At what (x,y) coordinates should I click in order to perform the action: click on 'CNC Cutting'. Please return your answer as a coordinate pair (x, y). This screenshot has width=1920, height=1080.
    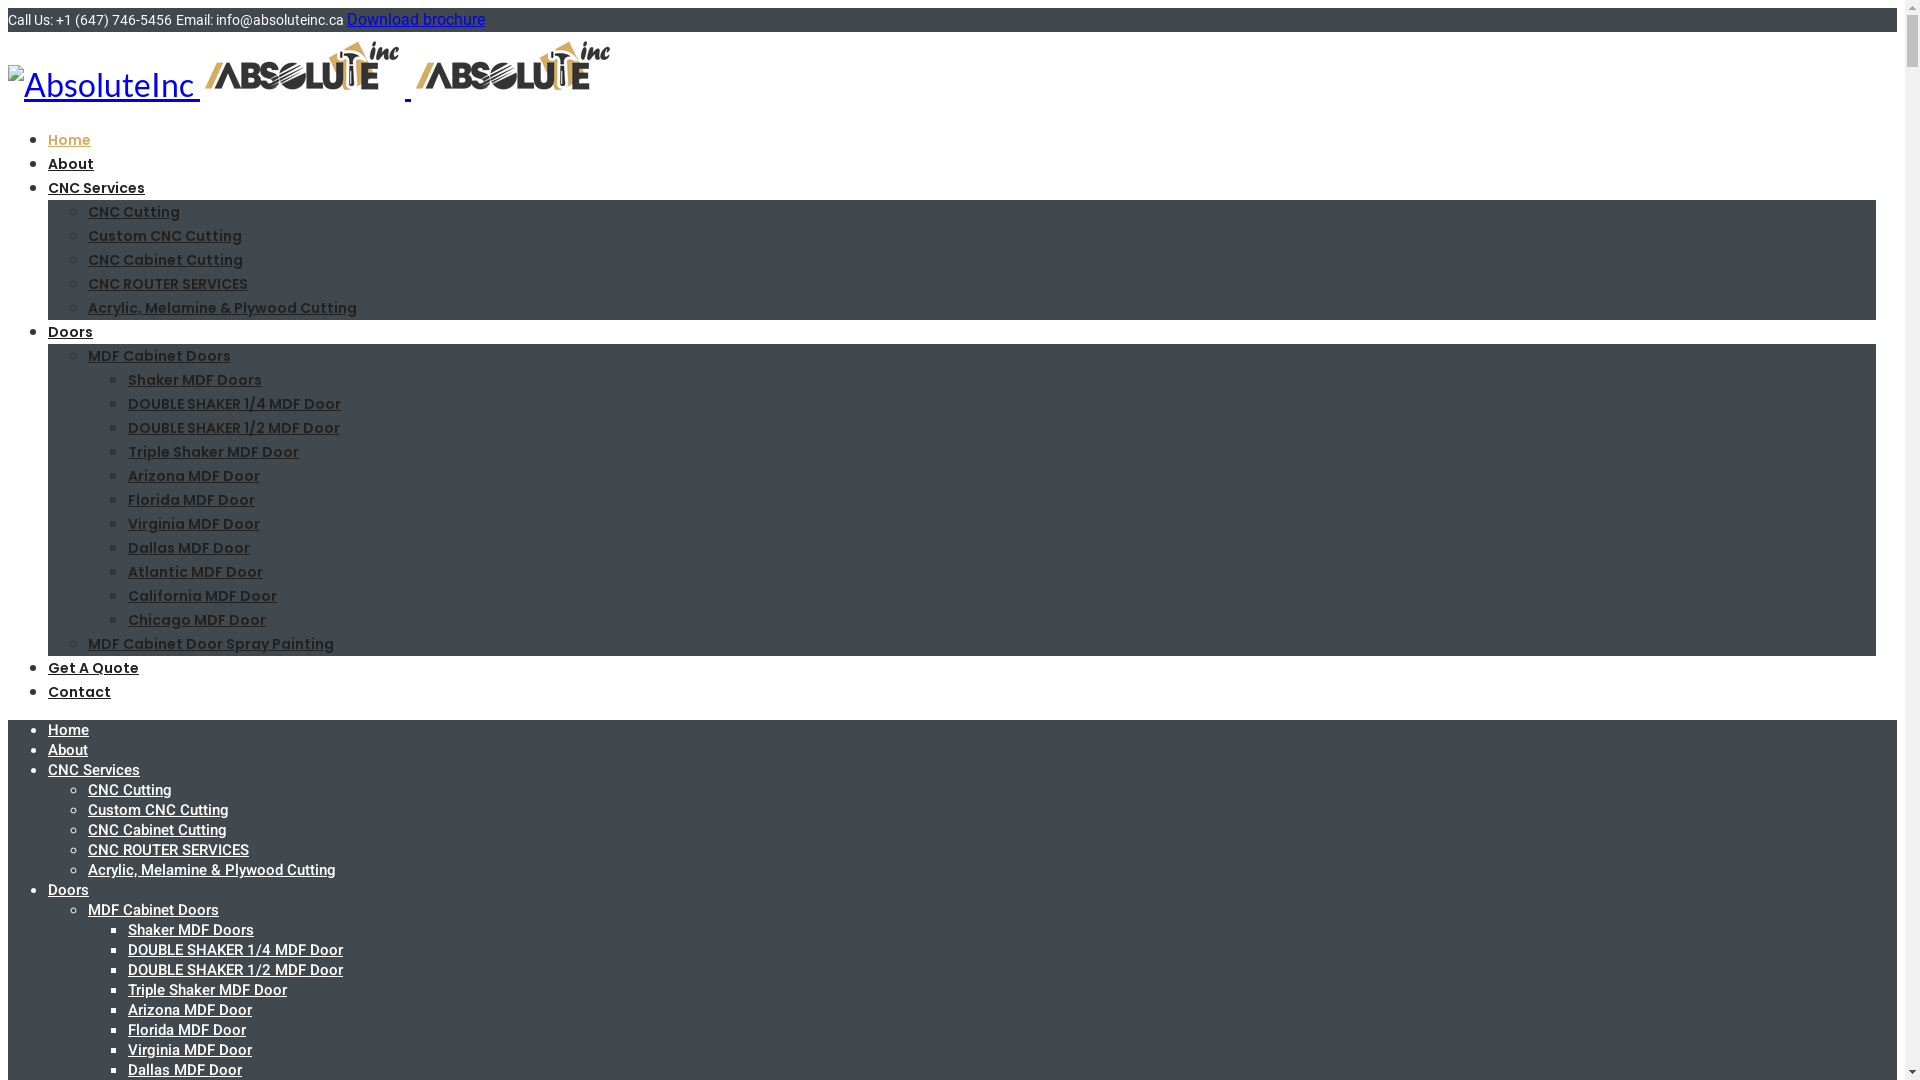
    Looking at the image, I should click on (128, 789).